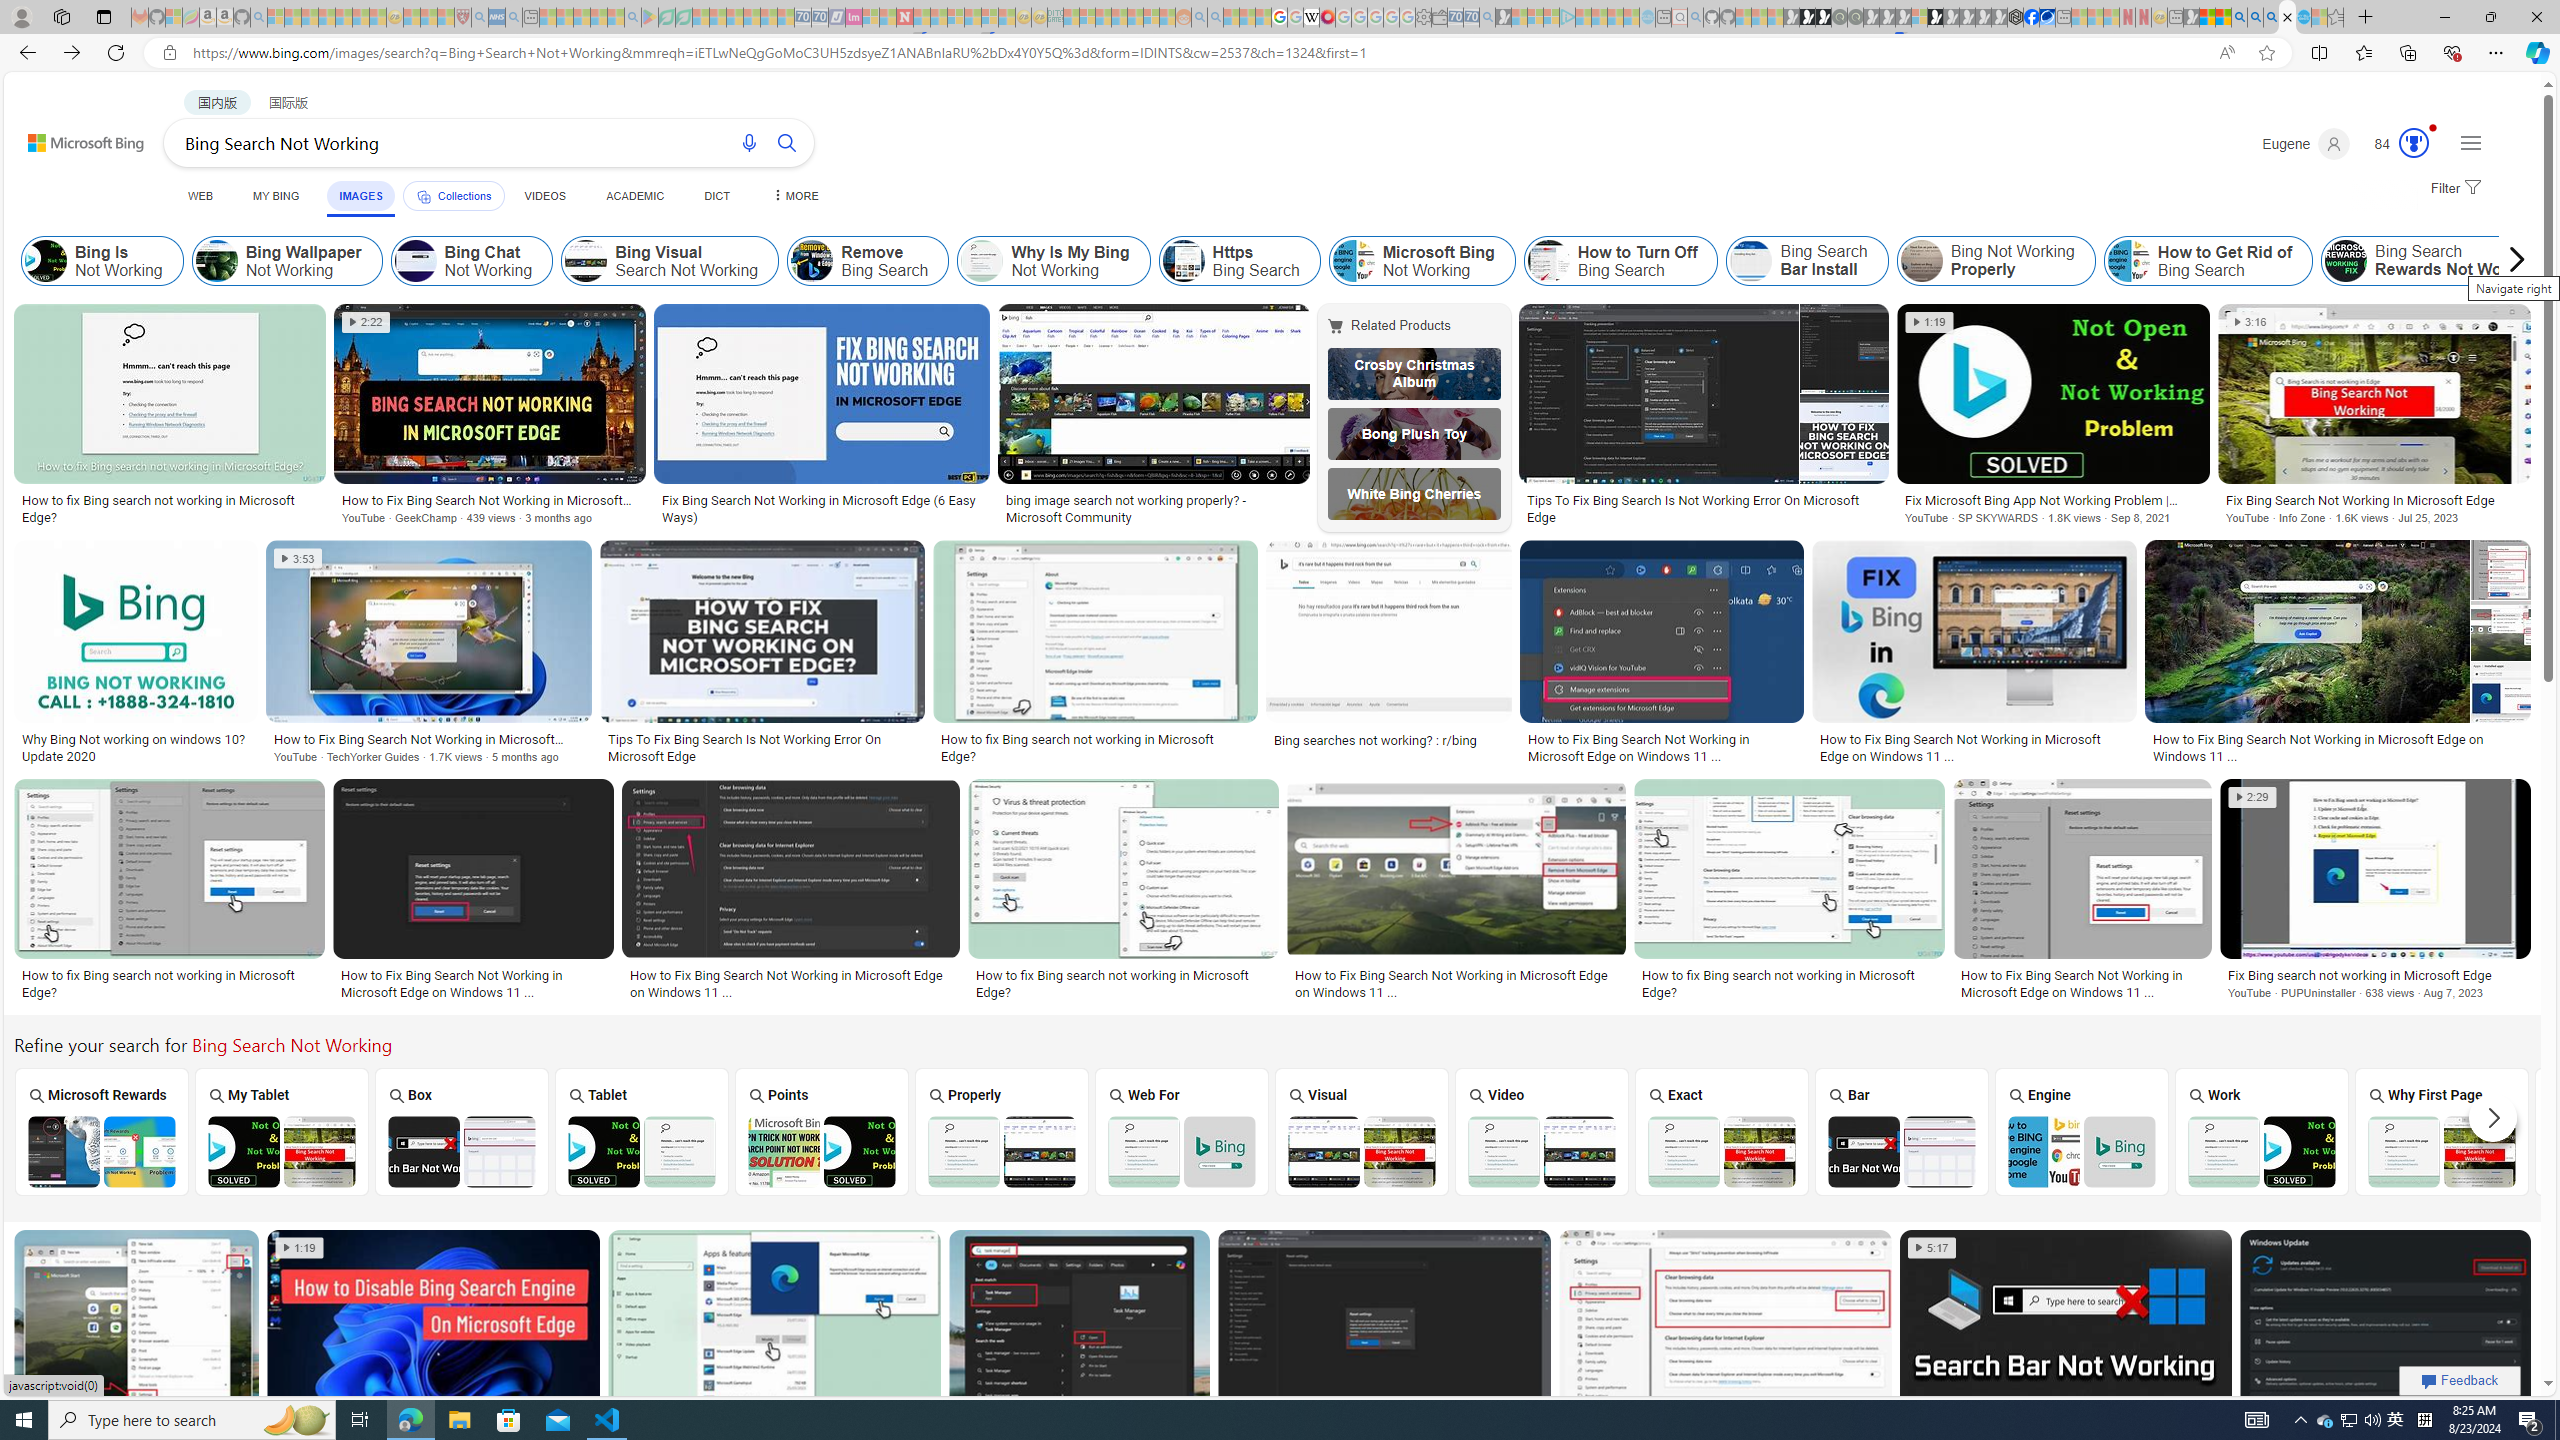 The height and width of the screenshot is (1440, 2560). I want to click on 'Visual', so click(1361, 1130).